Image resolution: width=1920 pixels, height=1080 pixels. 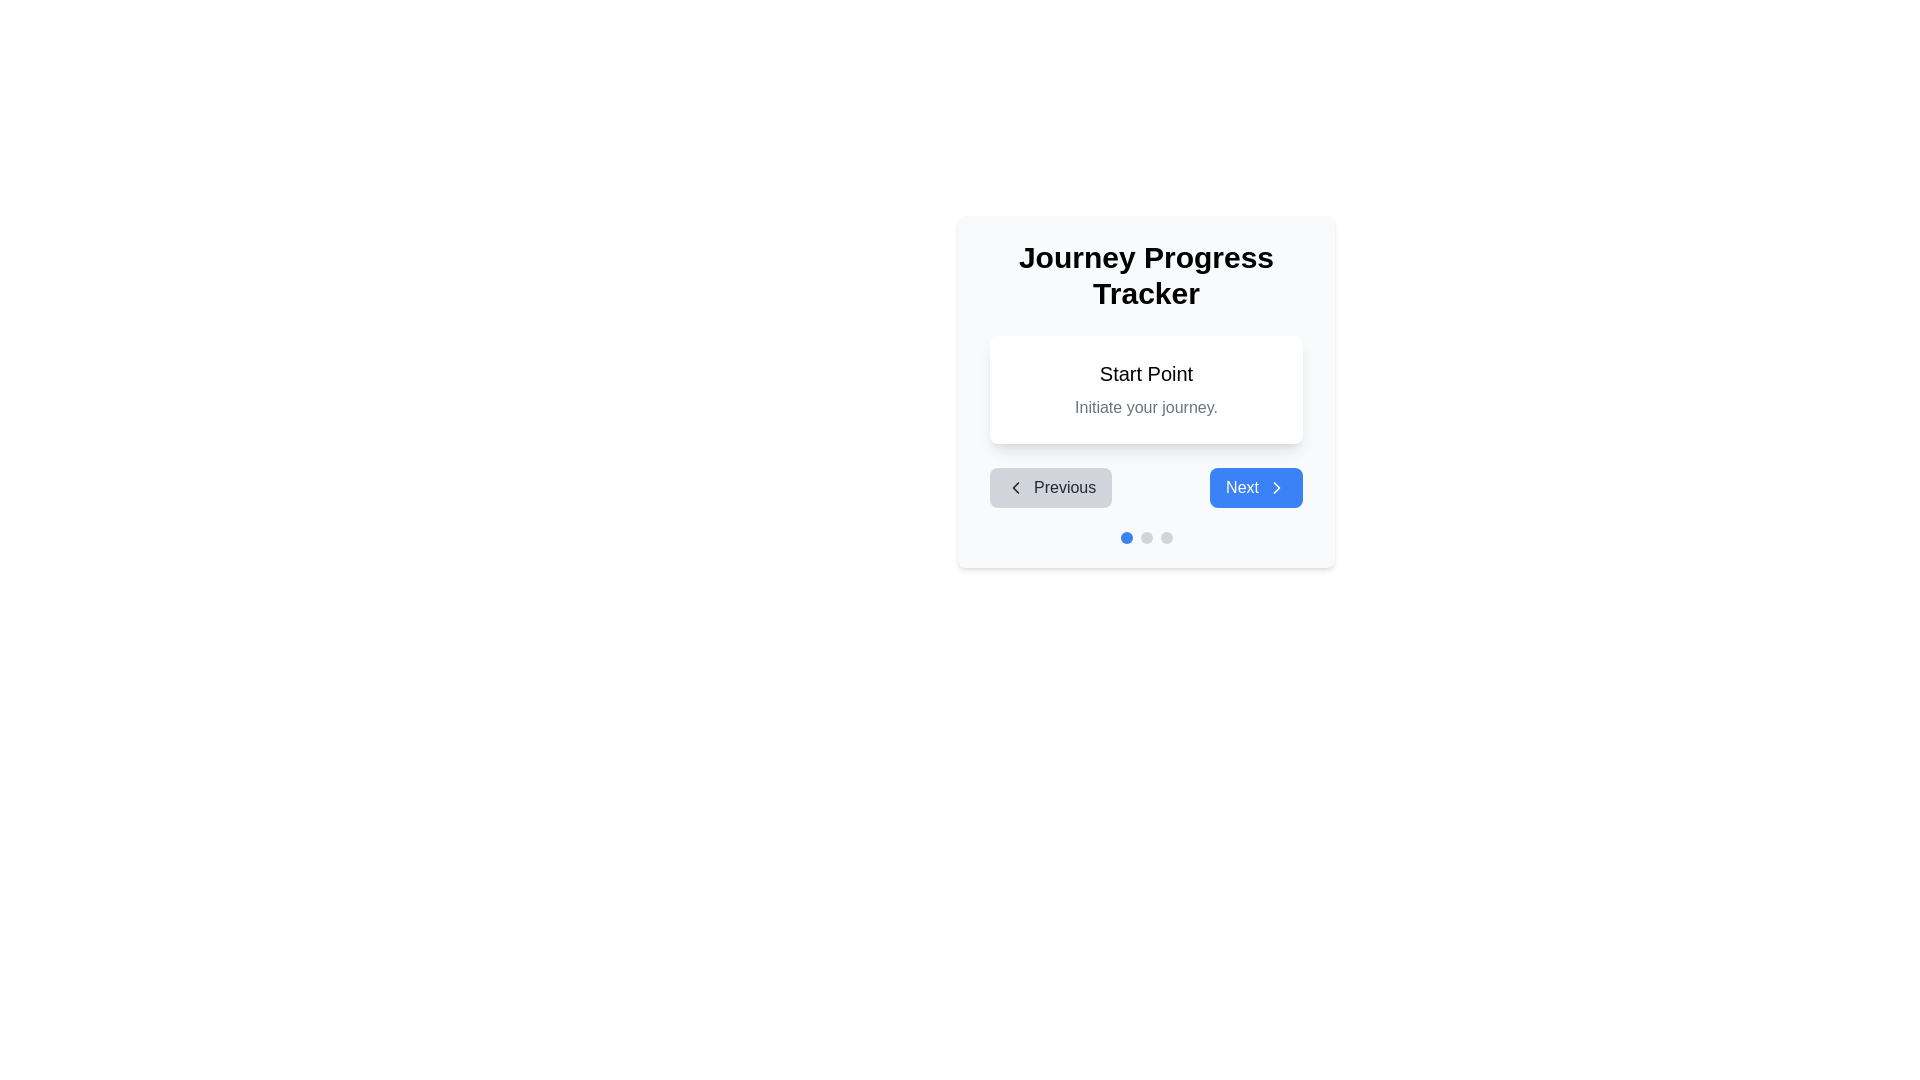 I want to click on the navigation buttons in the Navigation group located near the bottom of the interface, so click(x=1146, y=488).